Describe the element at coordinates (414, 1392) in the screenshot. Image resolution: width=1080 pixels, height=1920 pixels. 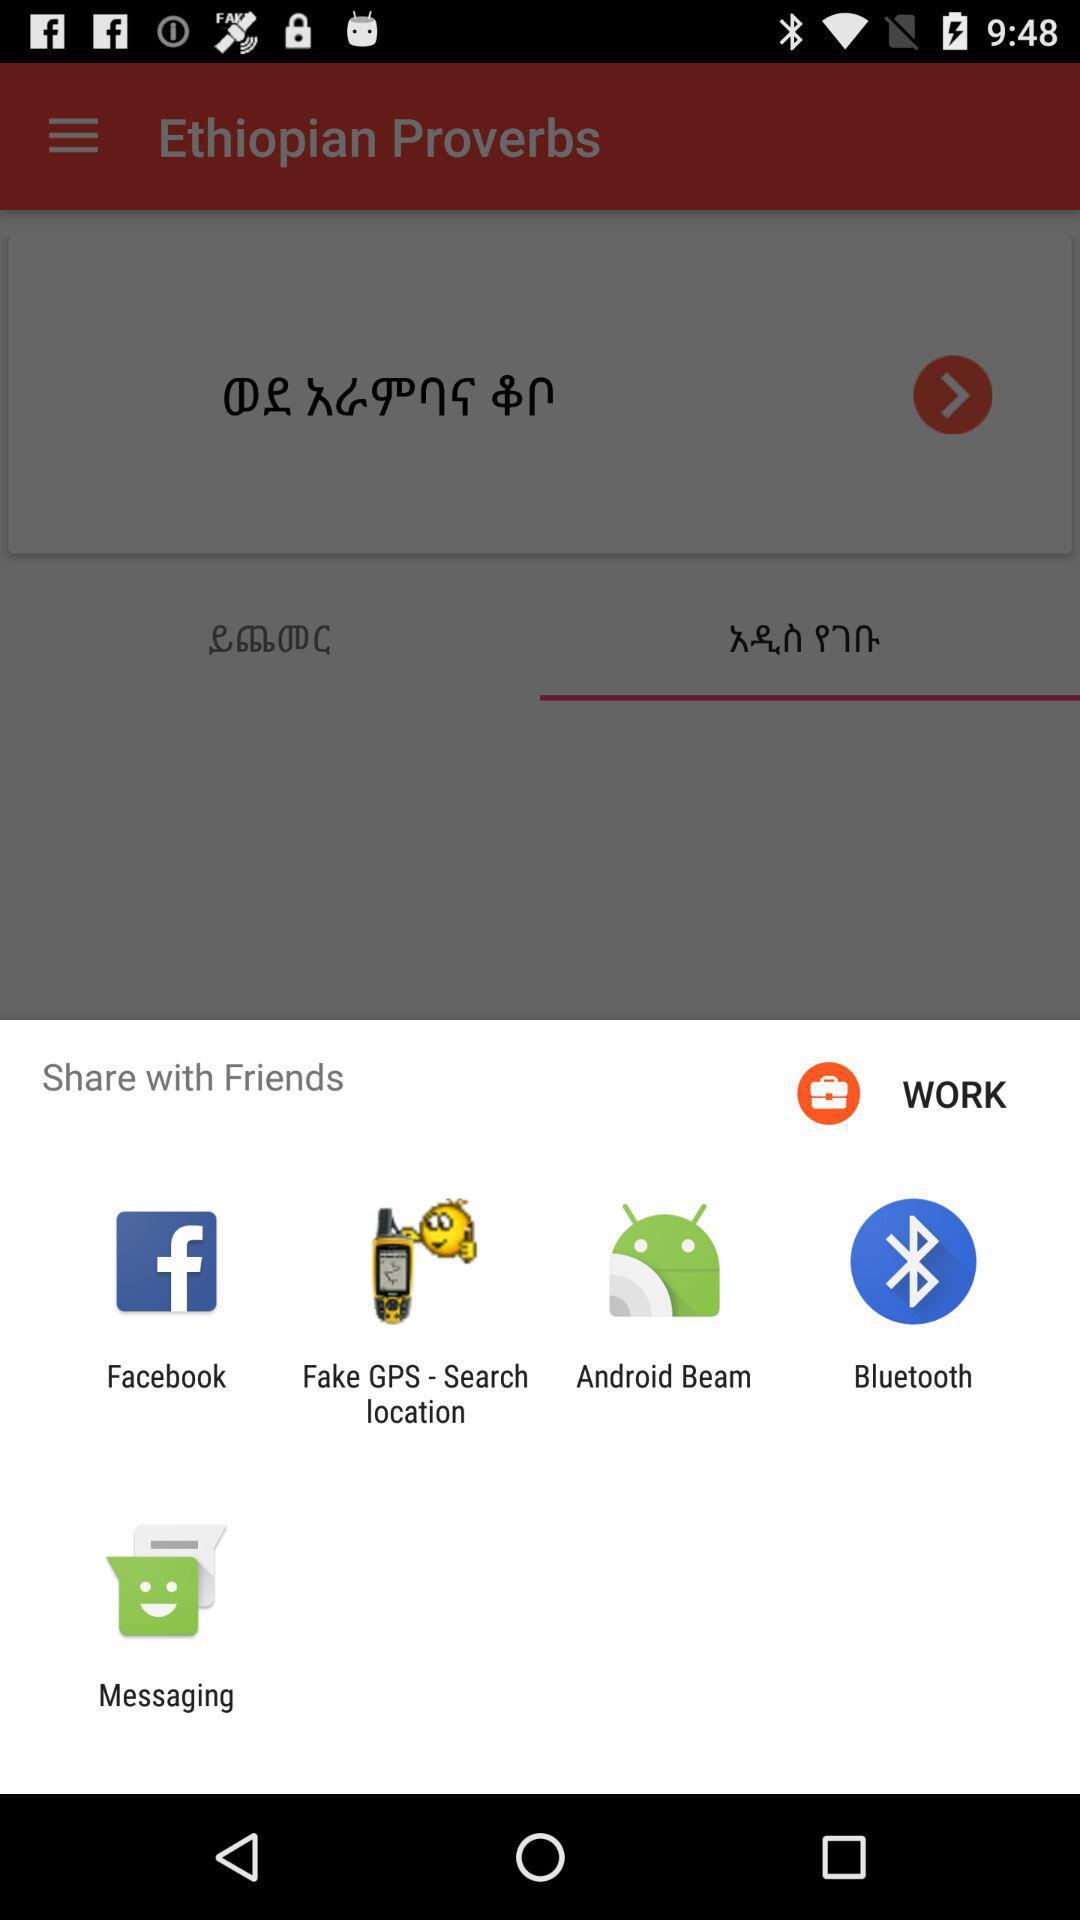
I see `the fake gps search app` at that location.